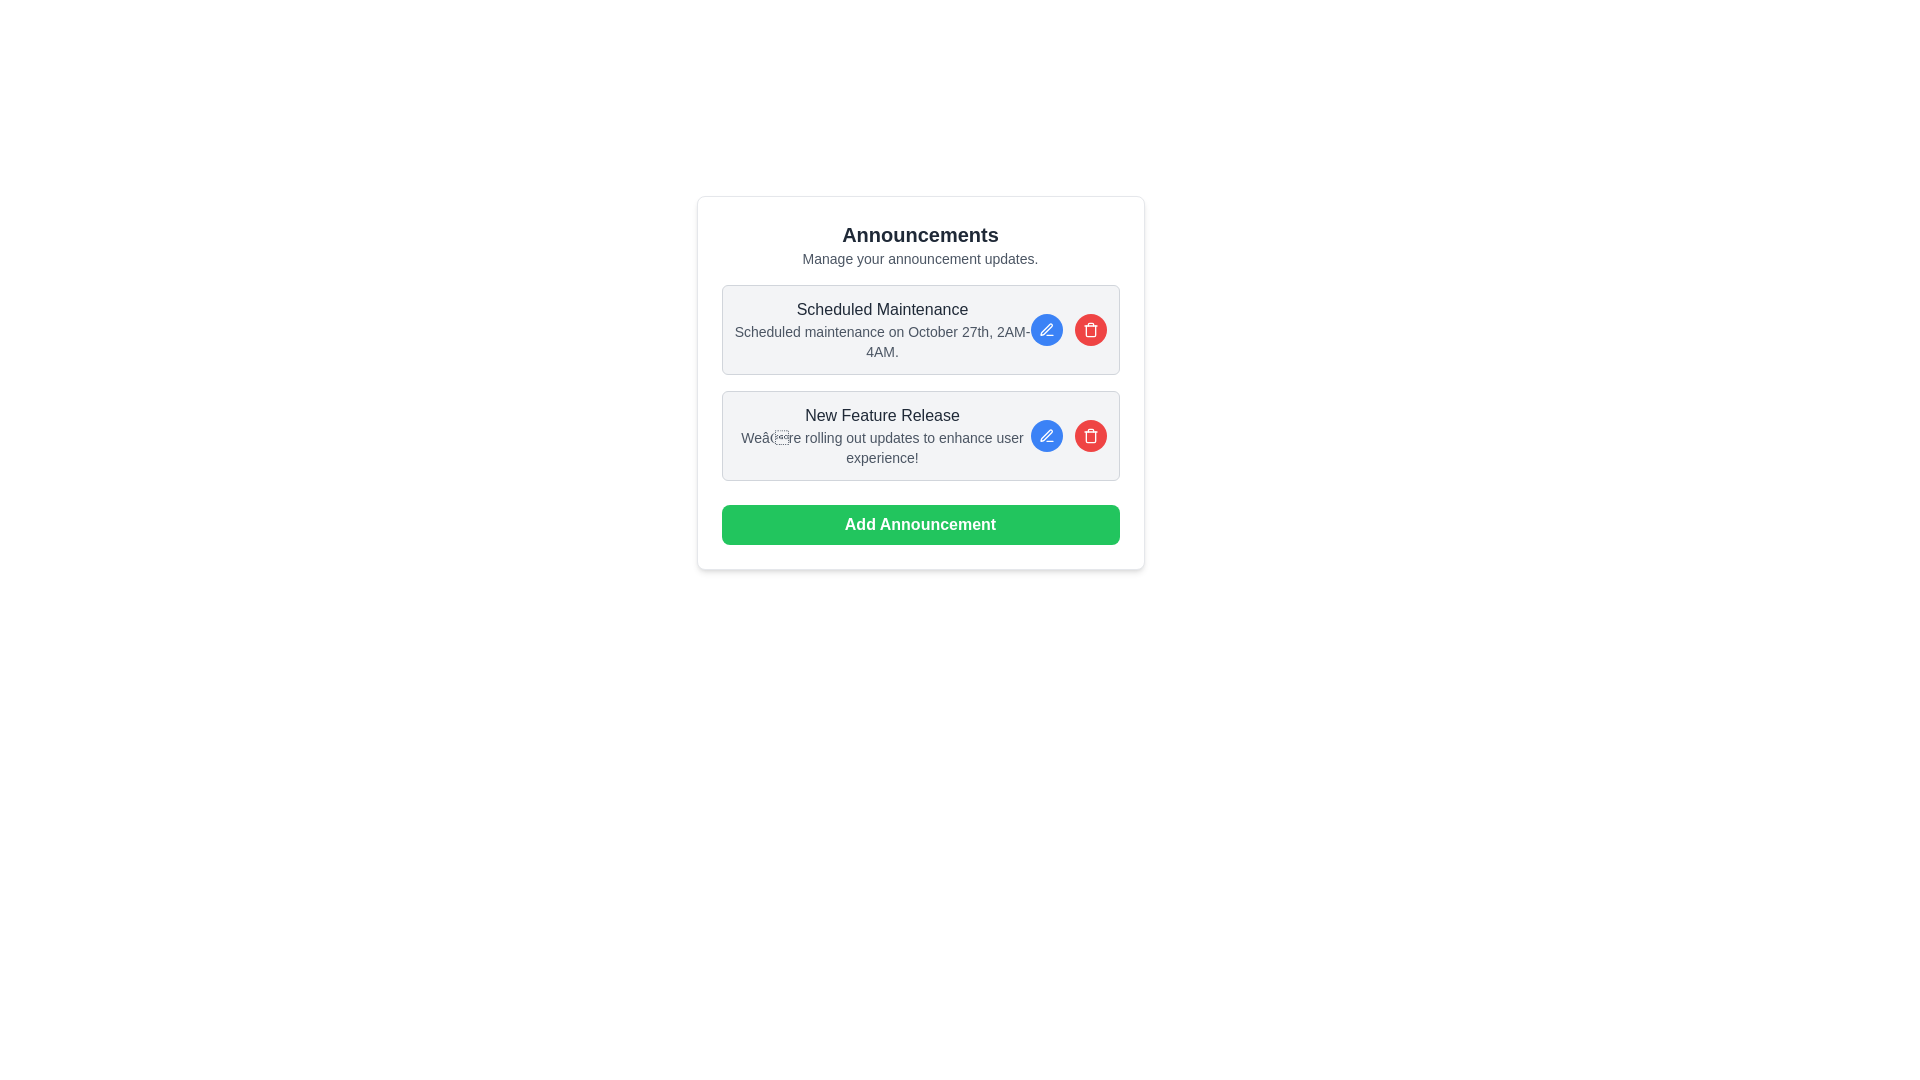 This screenshot has width=1920, height=1080. What do you see at coordinates (1045, 328) in the screenshot?
I see `the edit icon button located in the middle-right section of the 'Scheduled Maintenance' announcement box to initiate editing` at bounding box center [1045, 328].